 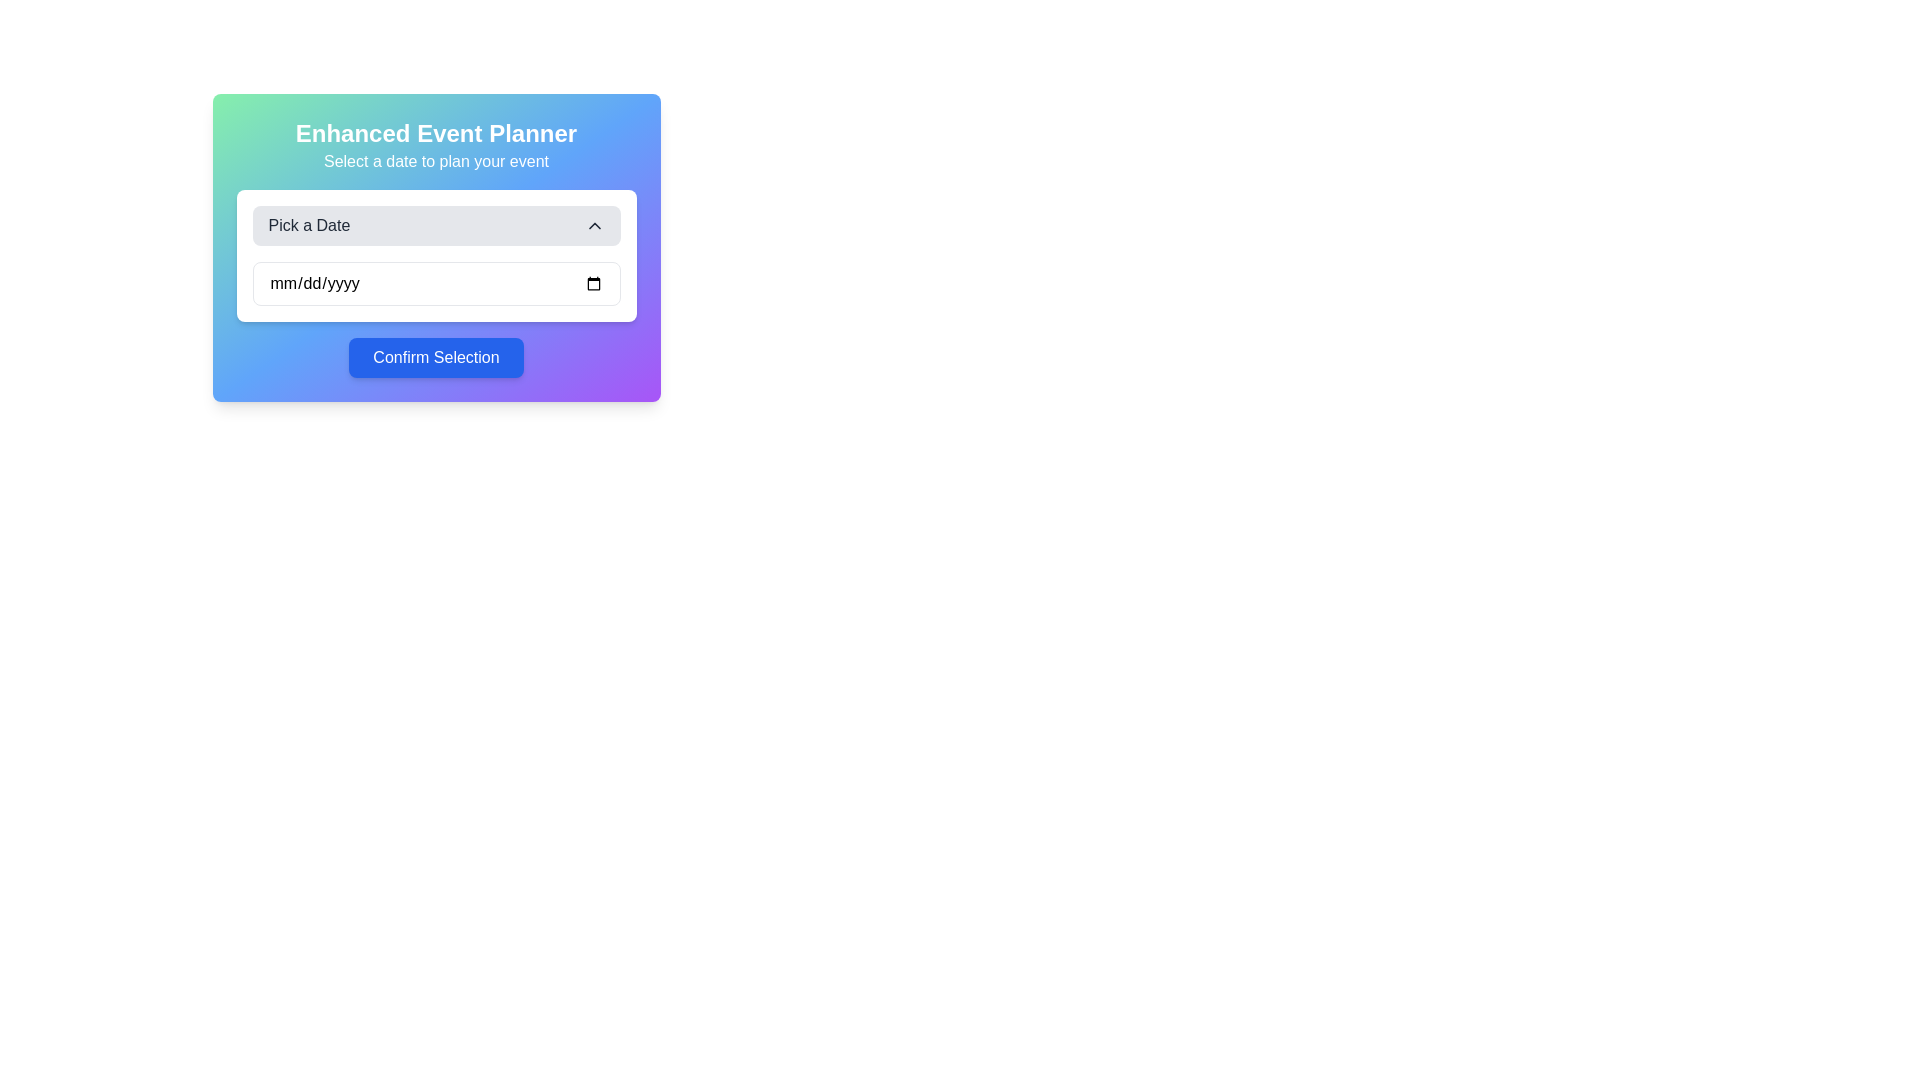 What do you see at coordinates (593, 225) in the screenshot?
I see `the dropdown menu icon located in the top-right portion of the 'Pick a Date' section, above the date input field` at bounding box center [593, 225].